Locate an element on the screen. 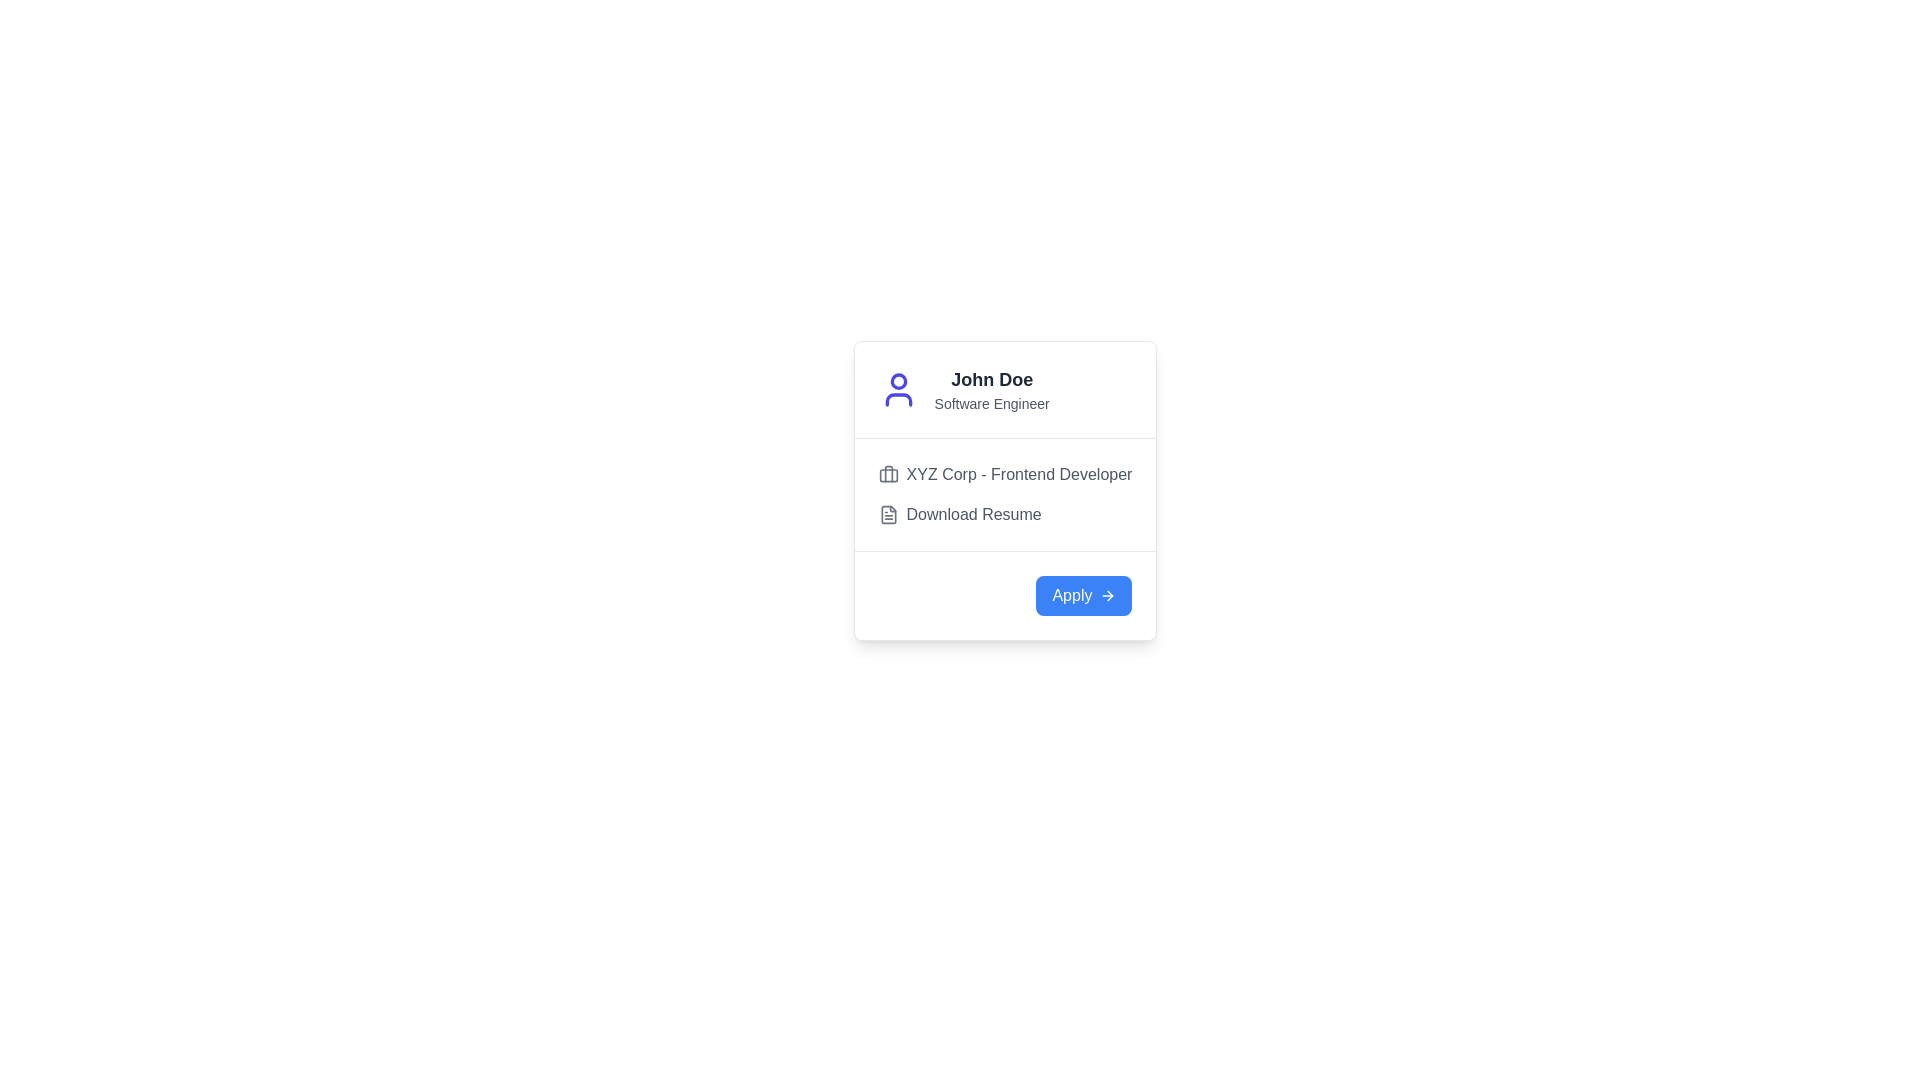 The image size is (1920, 1080). the arrow icon indicating the direction of the 'Apply' action, located to the far right inside the 'Apply' button is located at coordinates (1107, 595).